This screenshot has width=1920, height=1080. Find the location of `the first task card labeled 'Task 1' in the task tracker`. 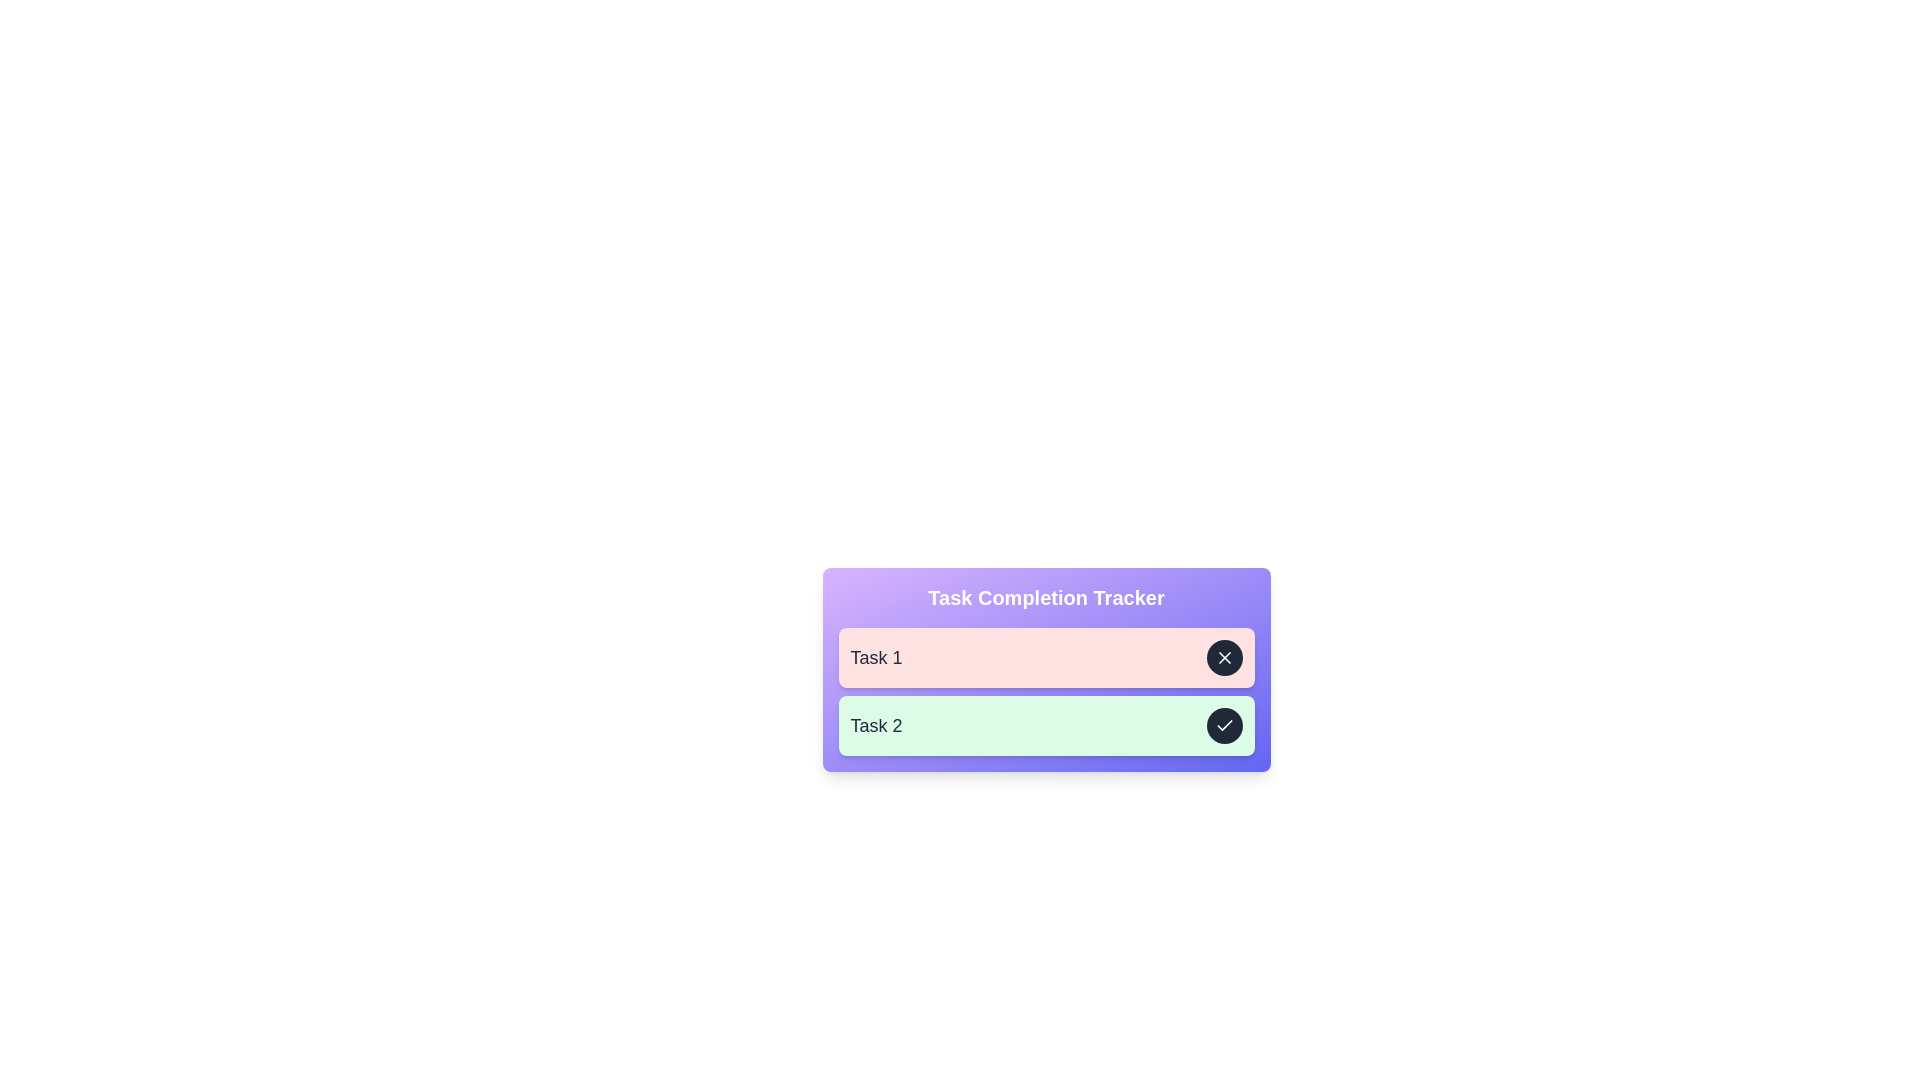

the first task card labeled 'Task 1' in the task tracker is located at coordinates (1045, 658).